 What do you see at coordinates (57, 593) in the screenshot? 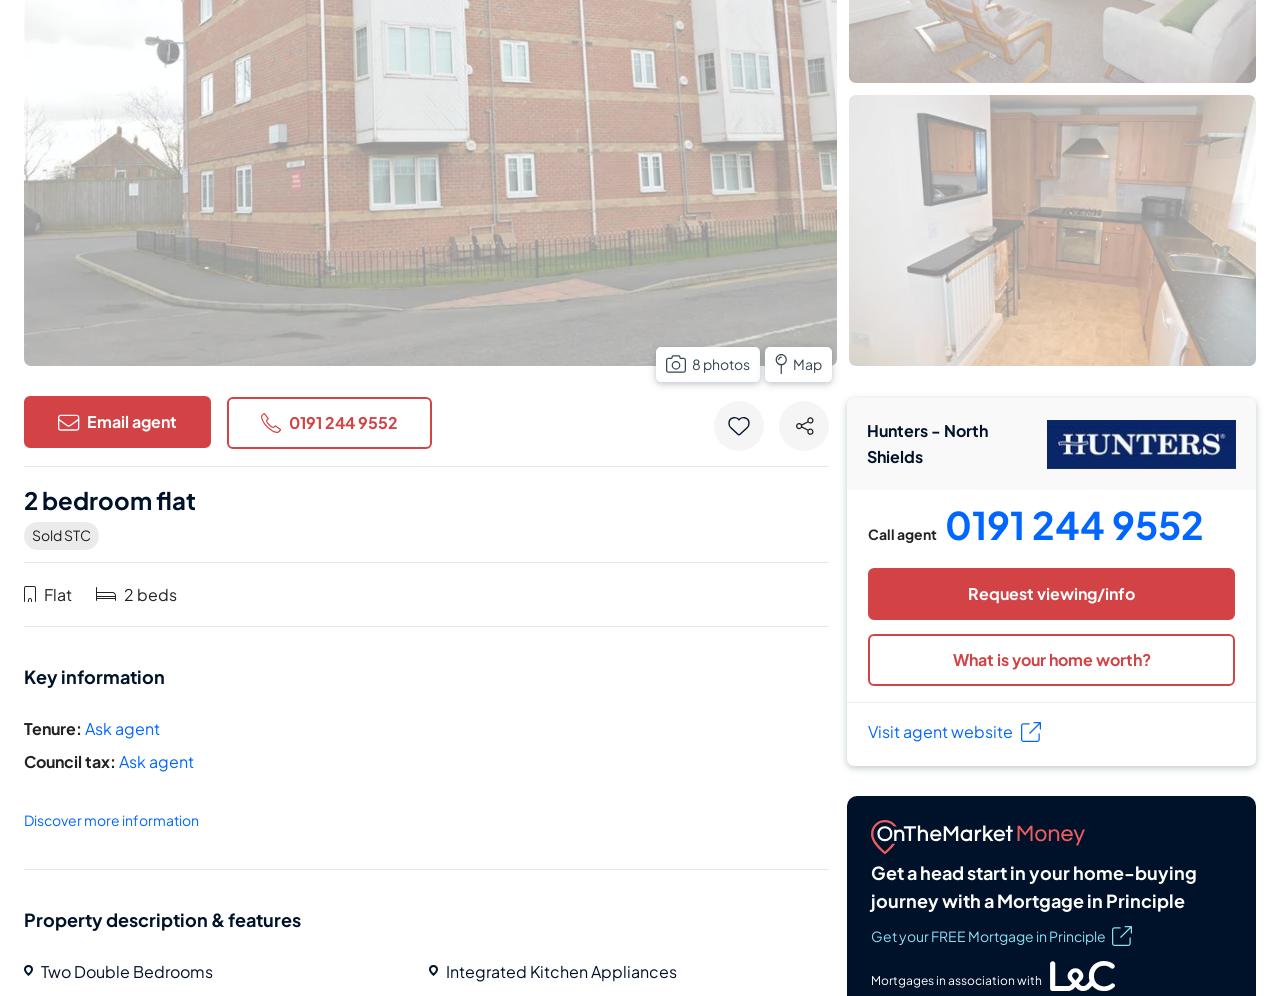
I see `'Flat'` at bounding box center [57, 593].